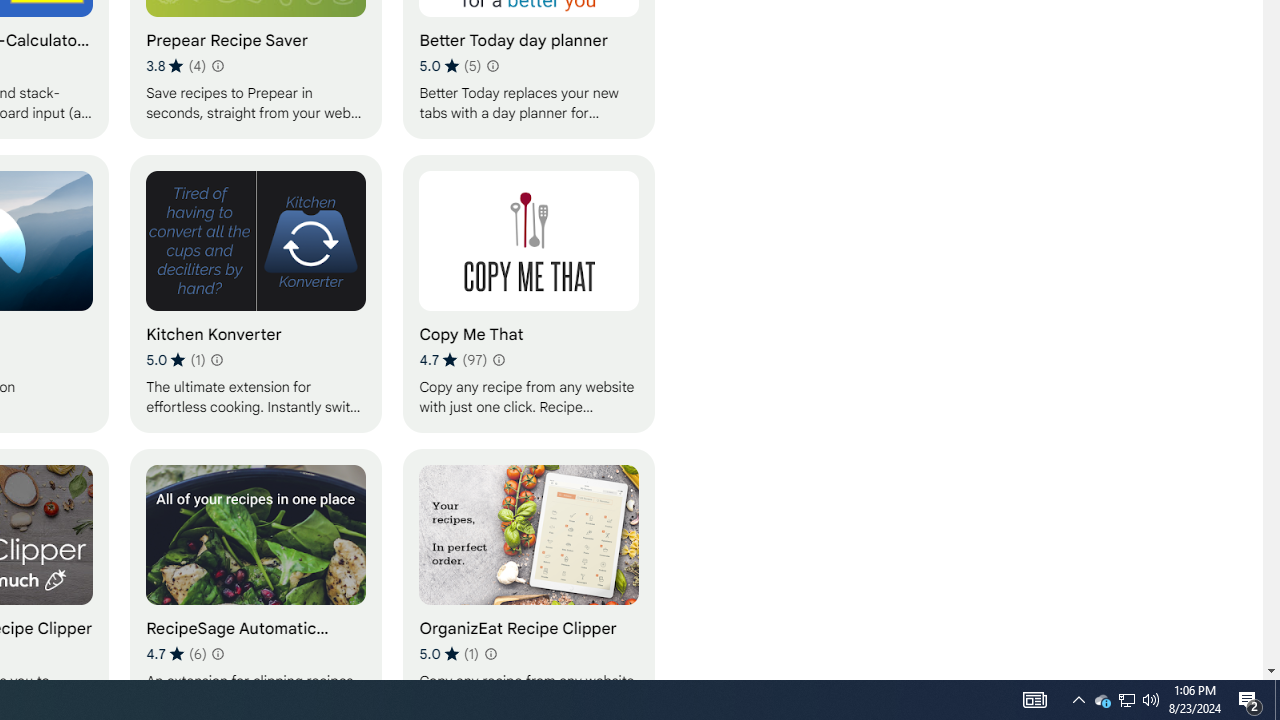 This screenshot has height=720, width=1280. I want to click on 'Average rating 5 out of 5 stars. 1 rating.', so click(447, 653).